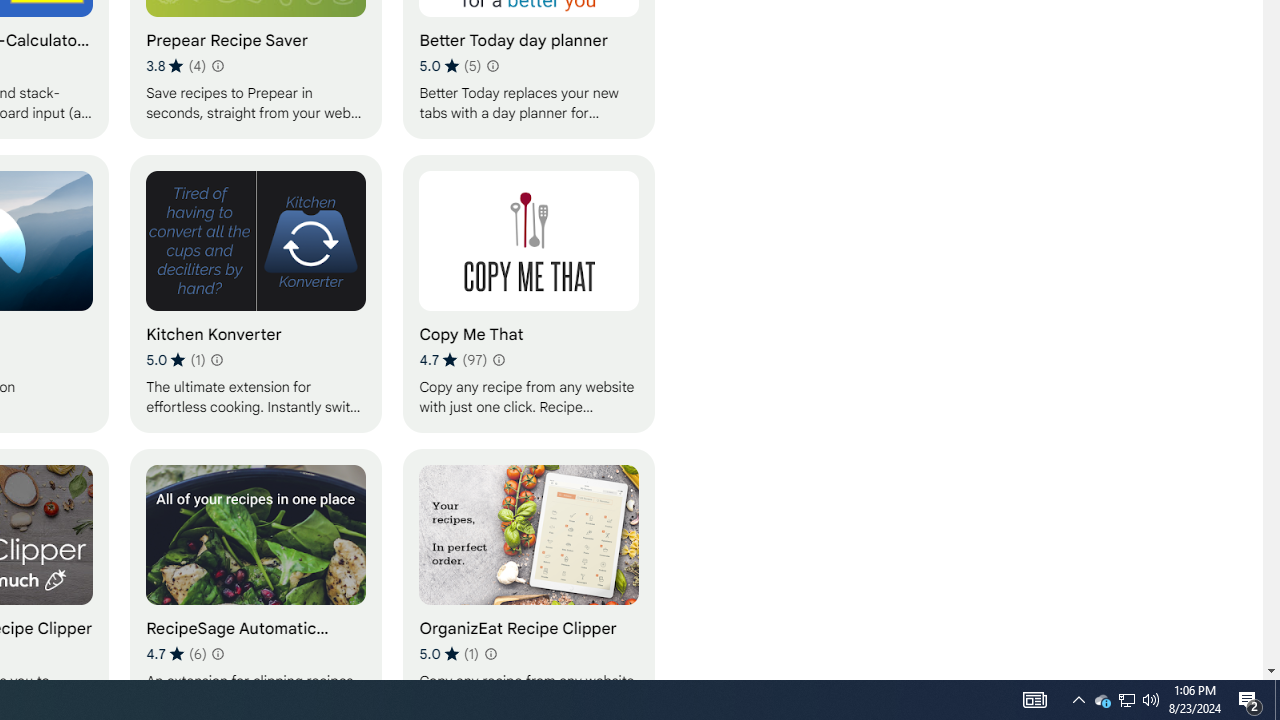 This screenshot has height=720, width=1280. I want to click on 'Average rating 5 out of 5 stars. 1 rating.', so click(447, 653).